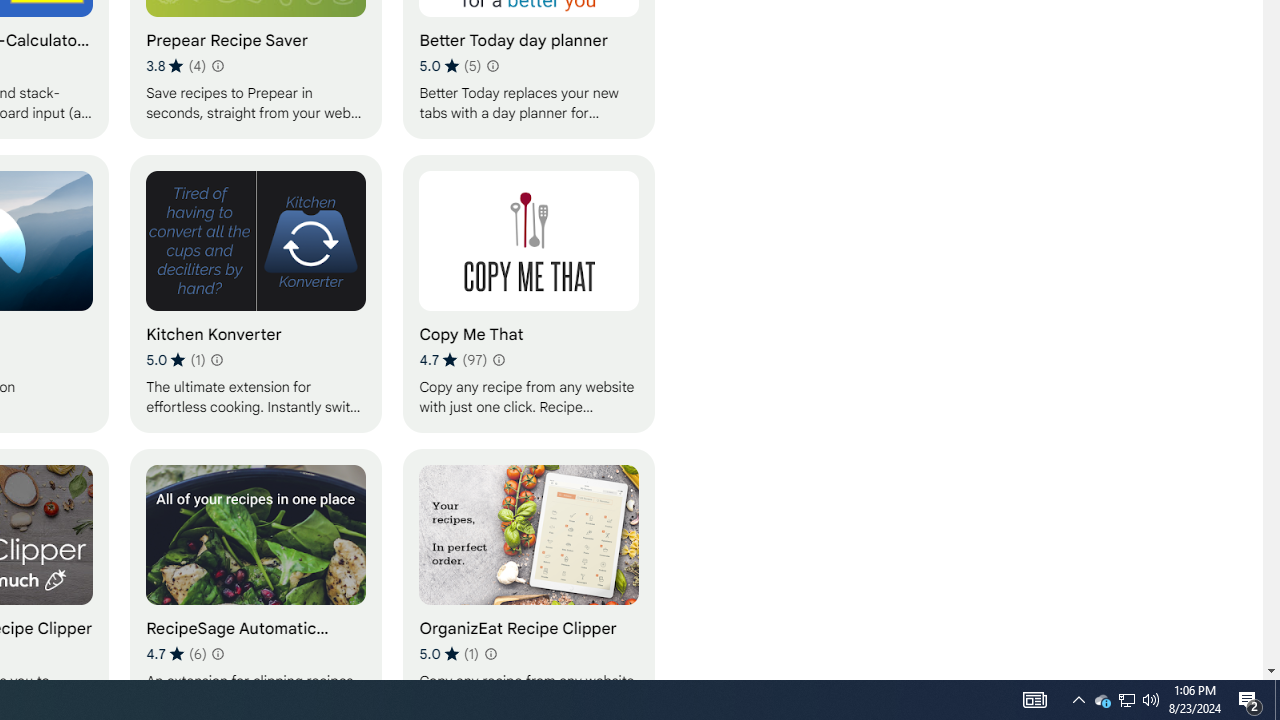 This screenshot has height=720, width=1280. I want to click on 'Average rating 5 out of 5 stars. 1 rating.', so click(447, 653).